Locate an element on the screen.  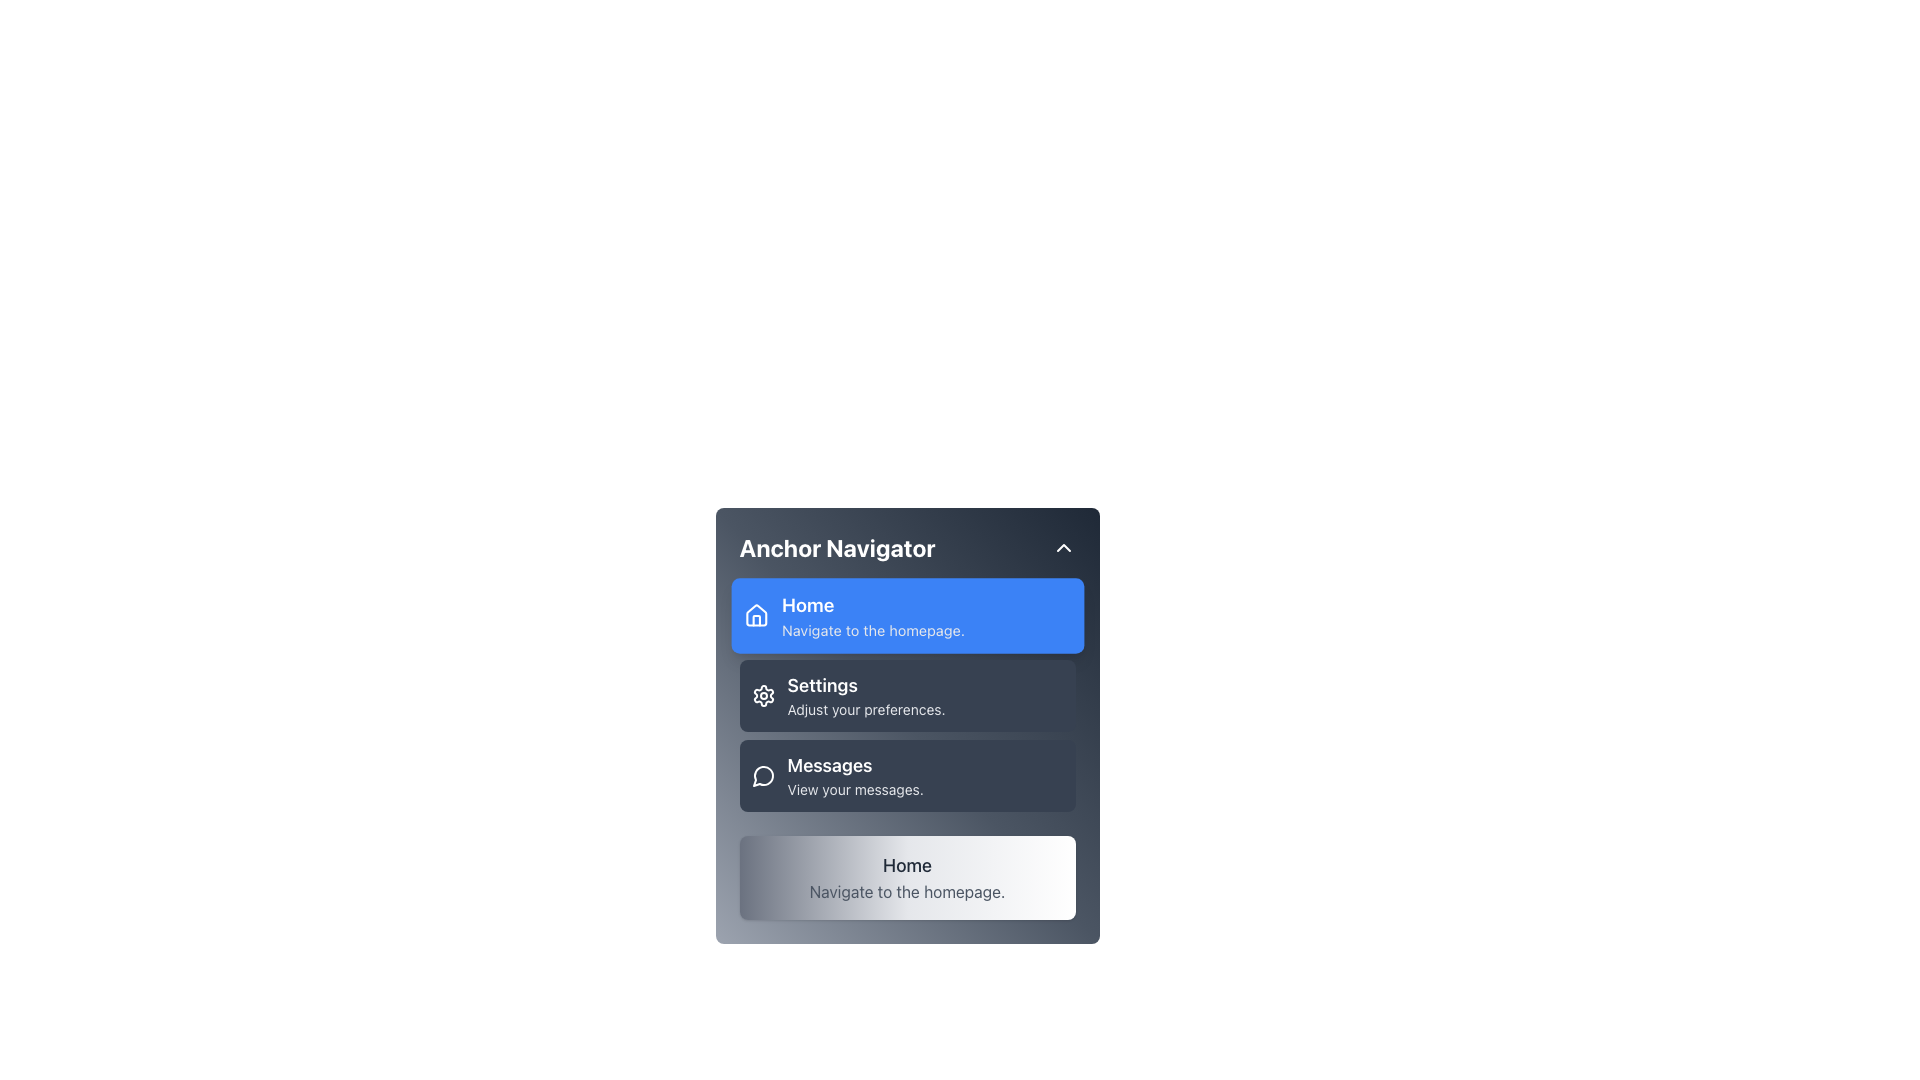
the downward-facing chevron arrow located in the top-right corner of the 'Anchor Navigator' box is located at coordinates (1062, 547).